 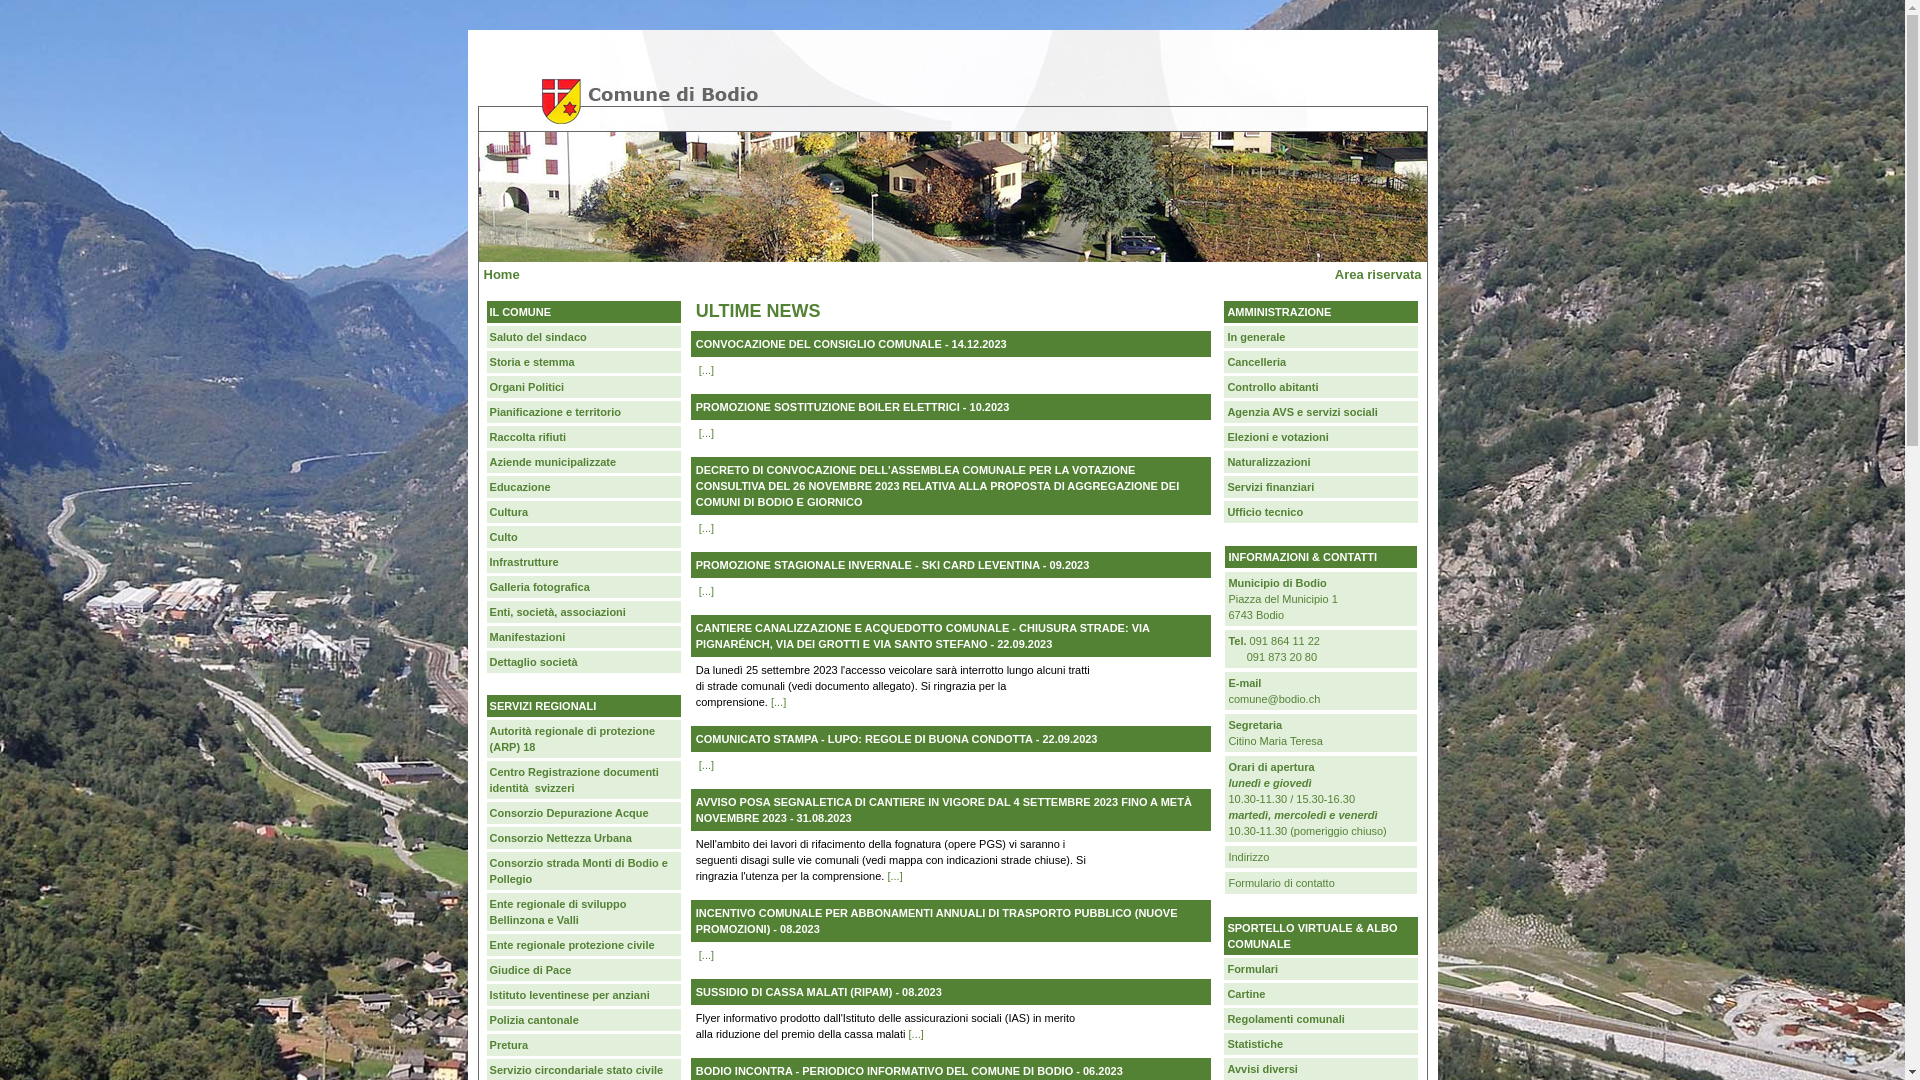 What do you see at coordinates (583, 562) in the screenshot?
I see `'Infrastrutture'` at bounding box center [583, 562].